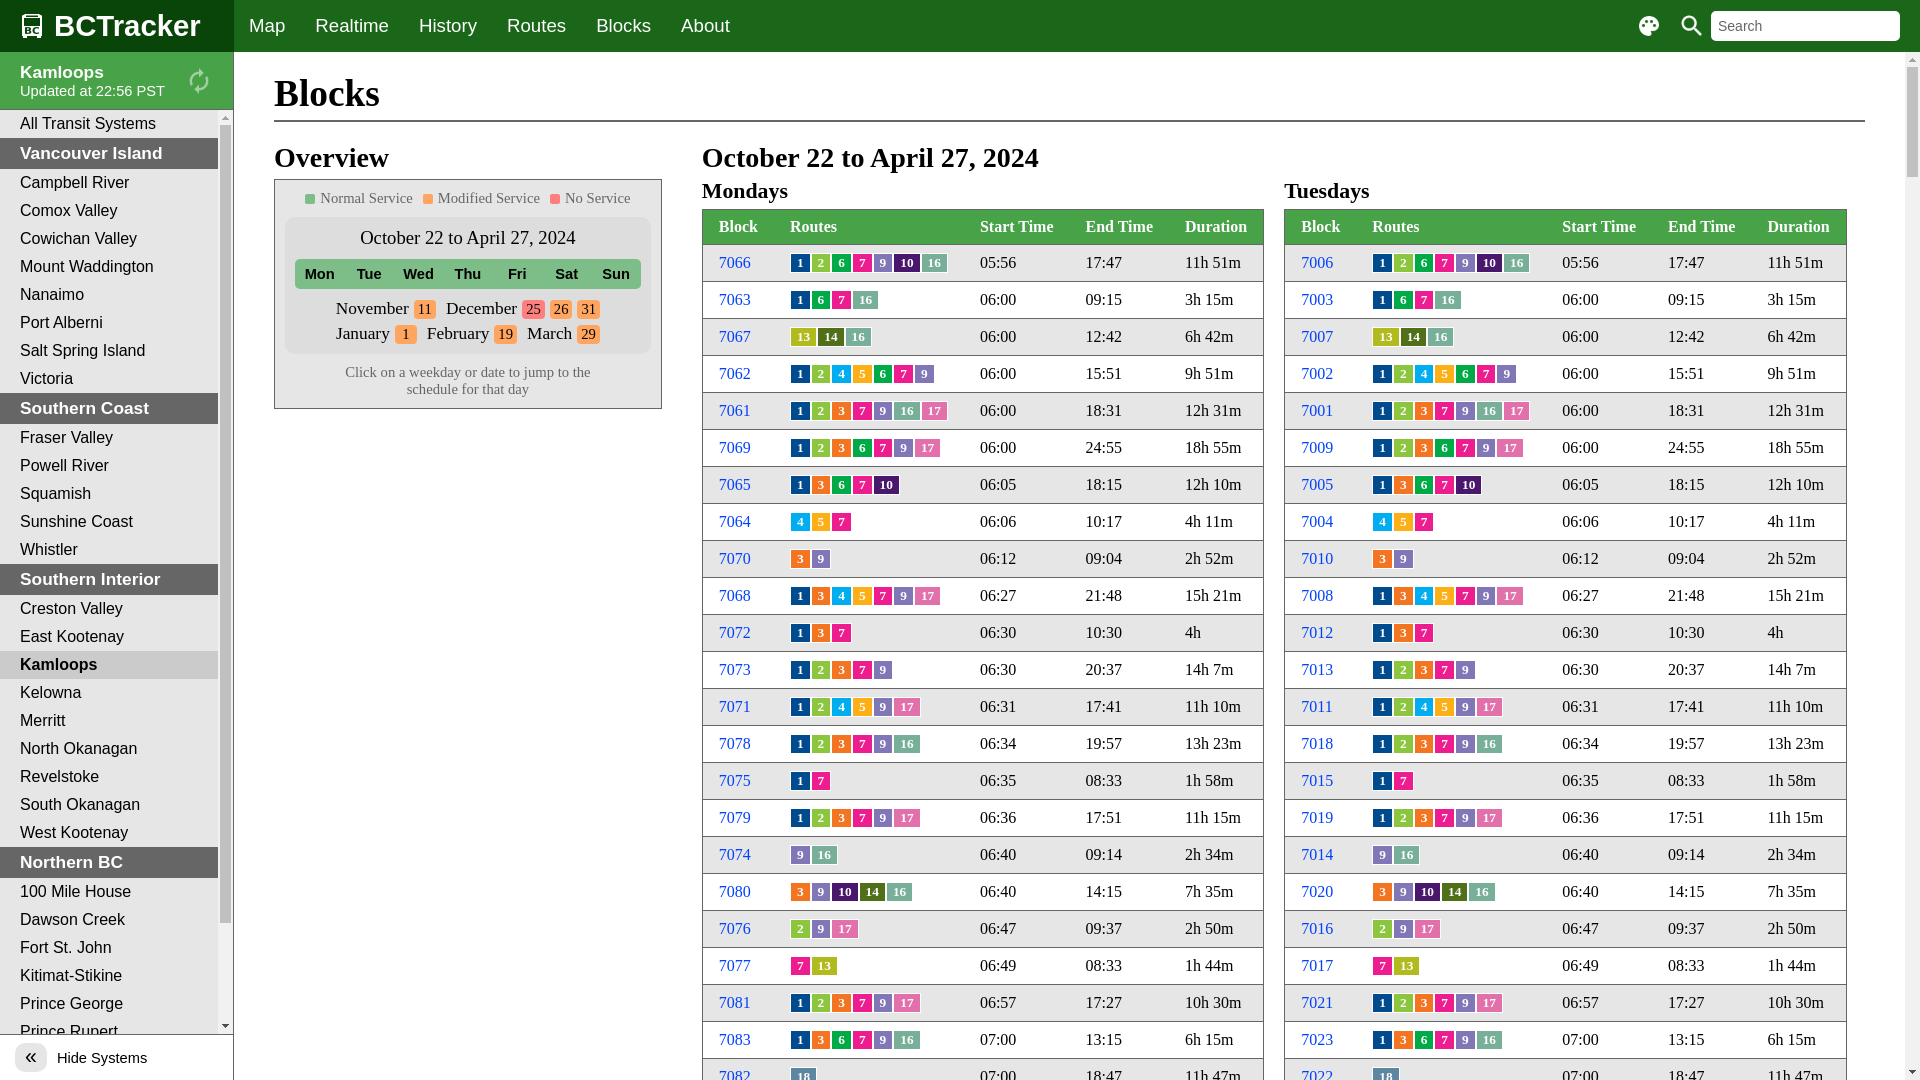 The height and width of the screenshot is (1080, 1920). Describe the element at coordinates (905, 705) in the screenshot. I see `'17'` at that location.